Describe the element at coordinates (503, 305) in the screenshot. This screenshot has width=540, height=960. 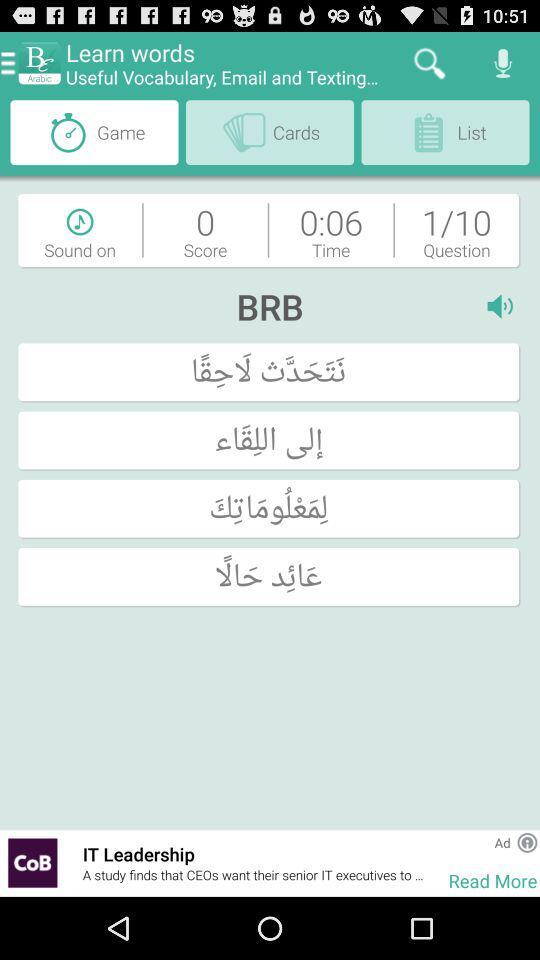
I see `the i item` at that location.